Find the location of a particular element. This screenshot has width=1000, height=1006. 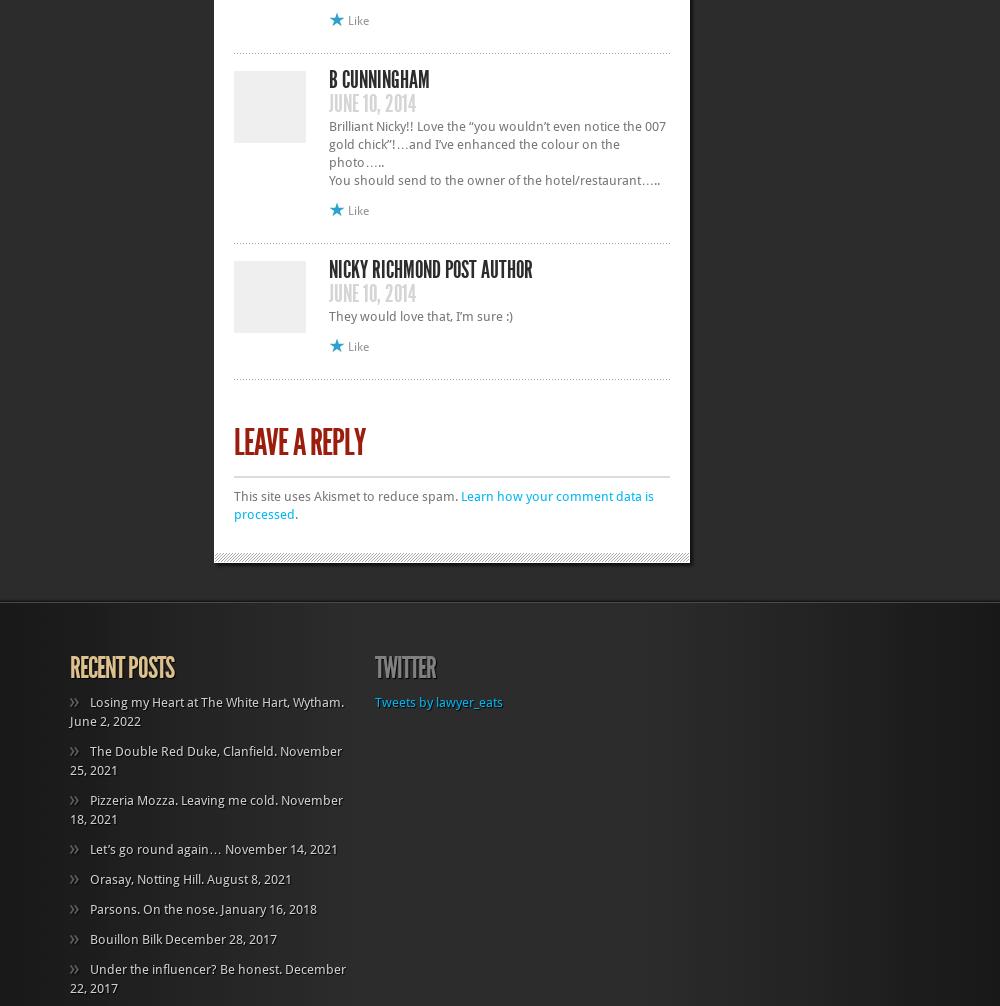

'Twitter' is located at coordinates (405, 666).